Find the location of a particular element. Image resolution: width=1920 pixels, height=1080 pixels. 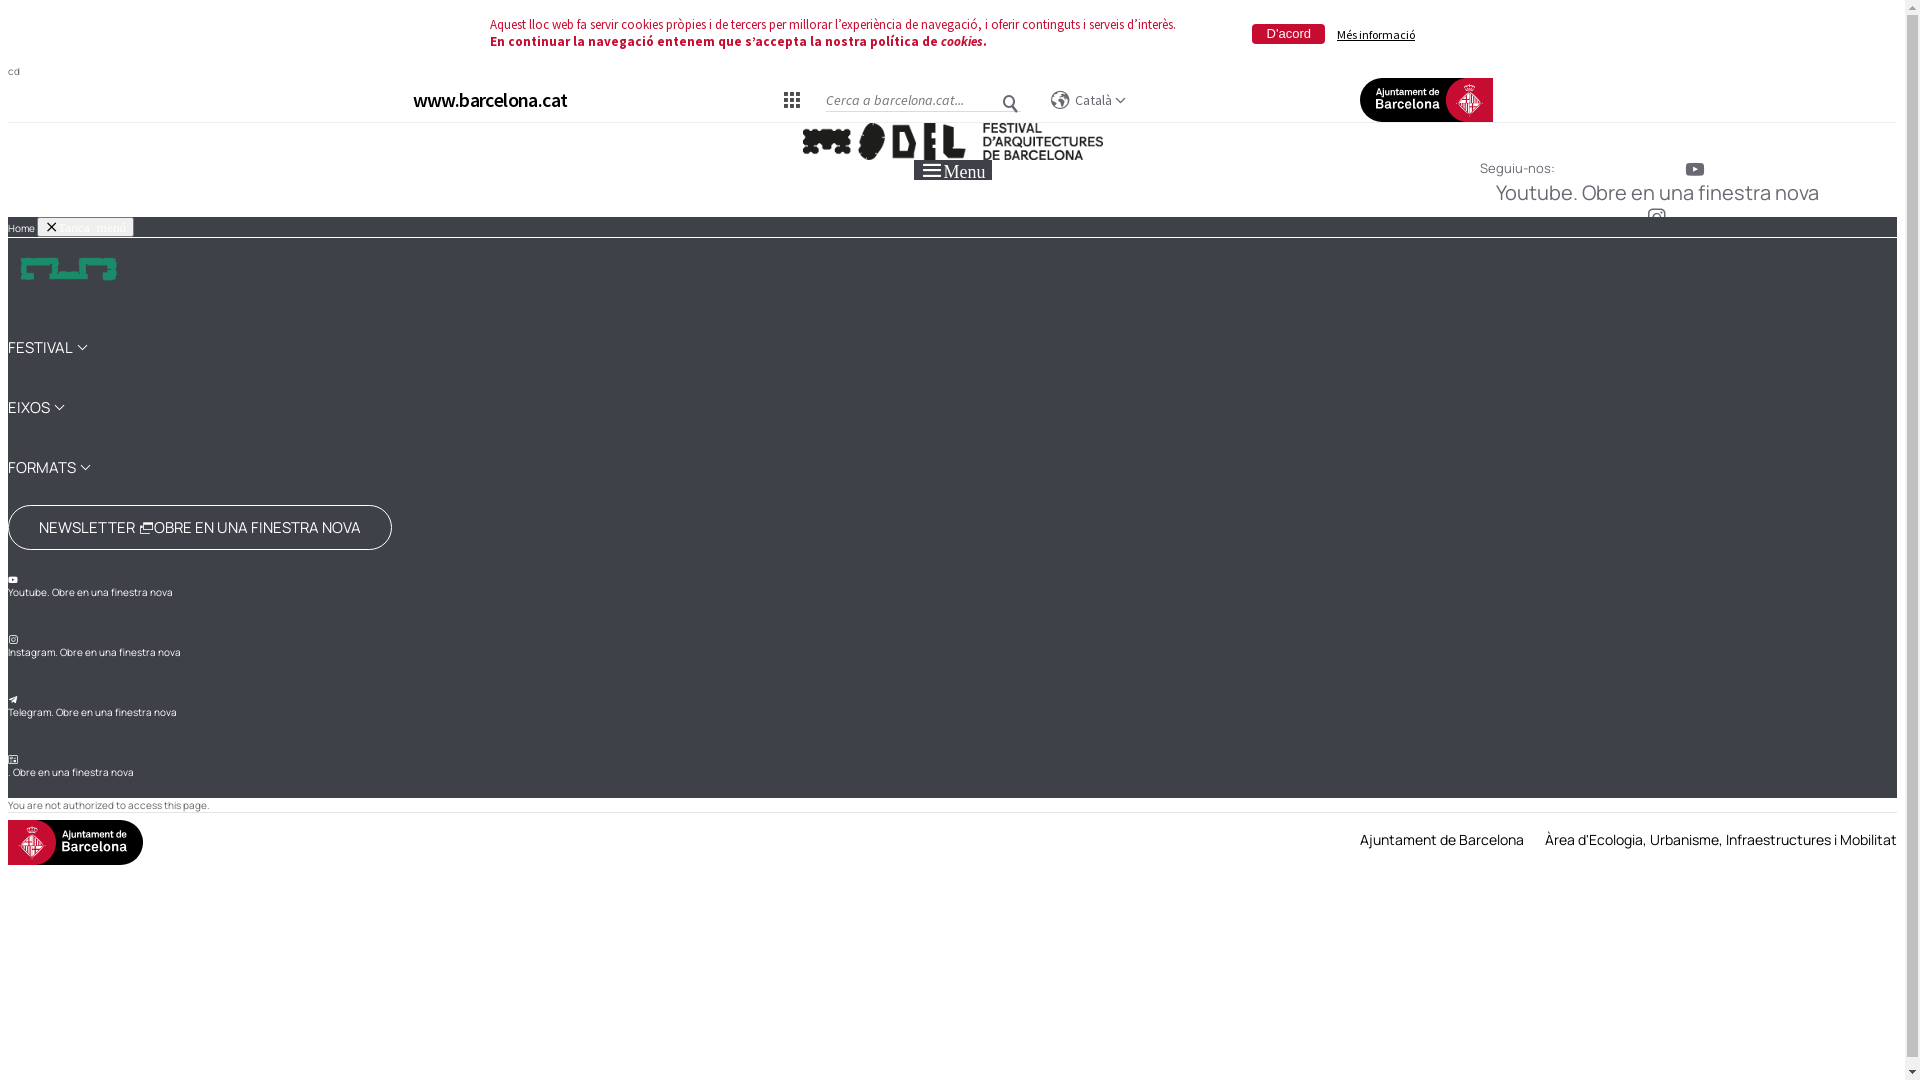

'Skip to main content' is located at coordinates (8, 123).